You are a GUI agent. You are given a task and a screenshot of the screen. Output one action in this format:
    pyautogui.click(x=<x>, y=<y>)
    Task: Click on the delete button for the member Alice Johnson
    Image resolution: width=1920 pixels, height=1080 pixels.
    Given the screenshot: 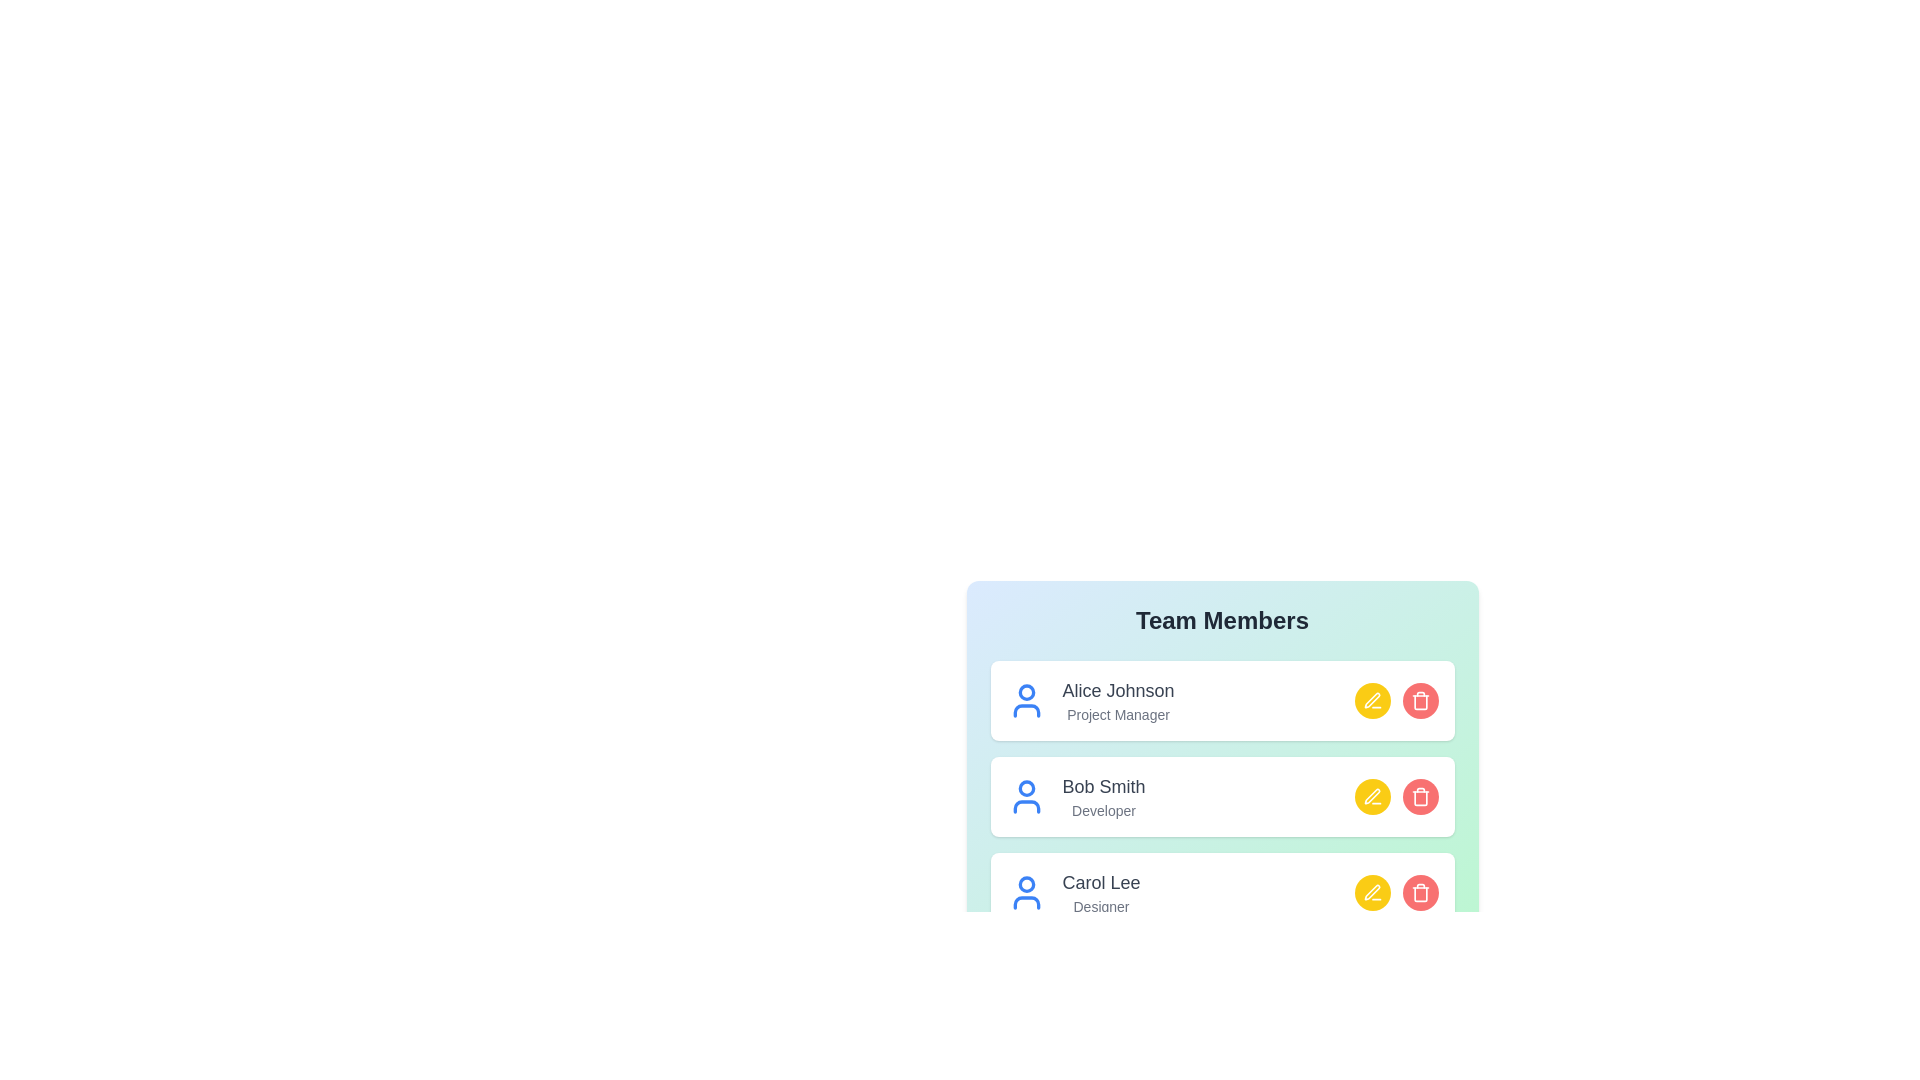 What is the action you would take?
    pyautogui.click(x=1419, y=700)
    